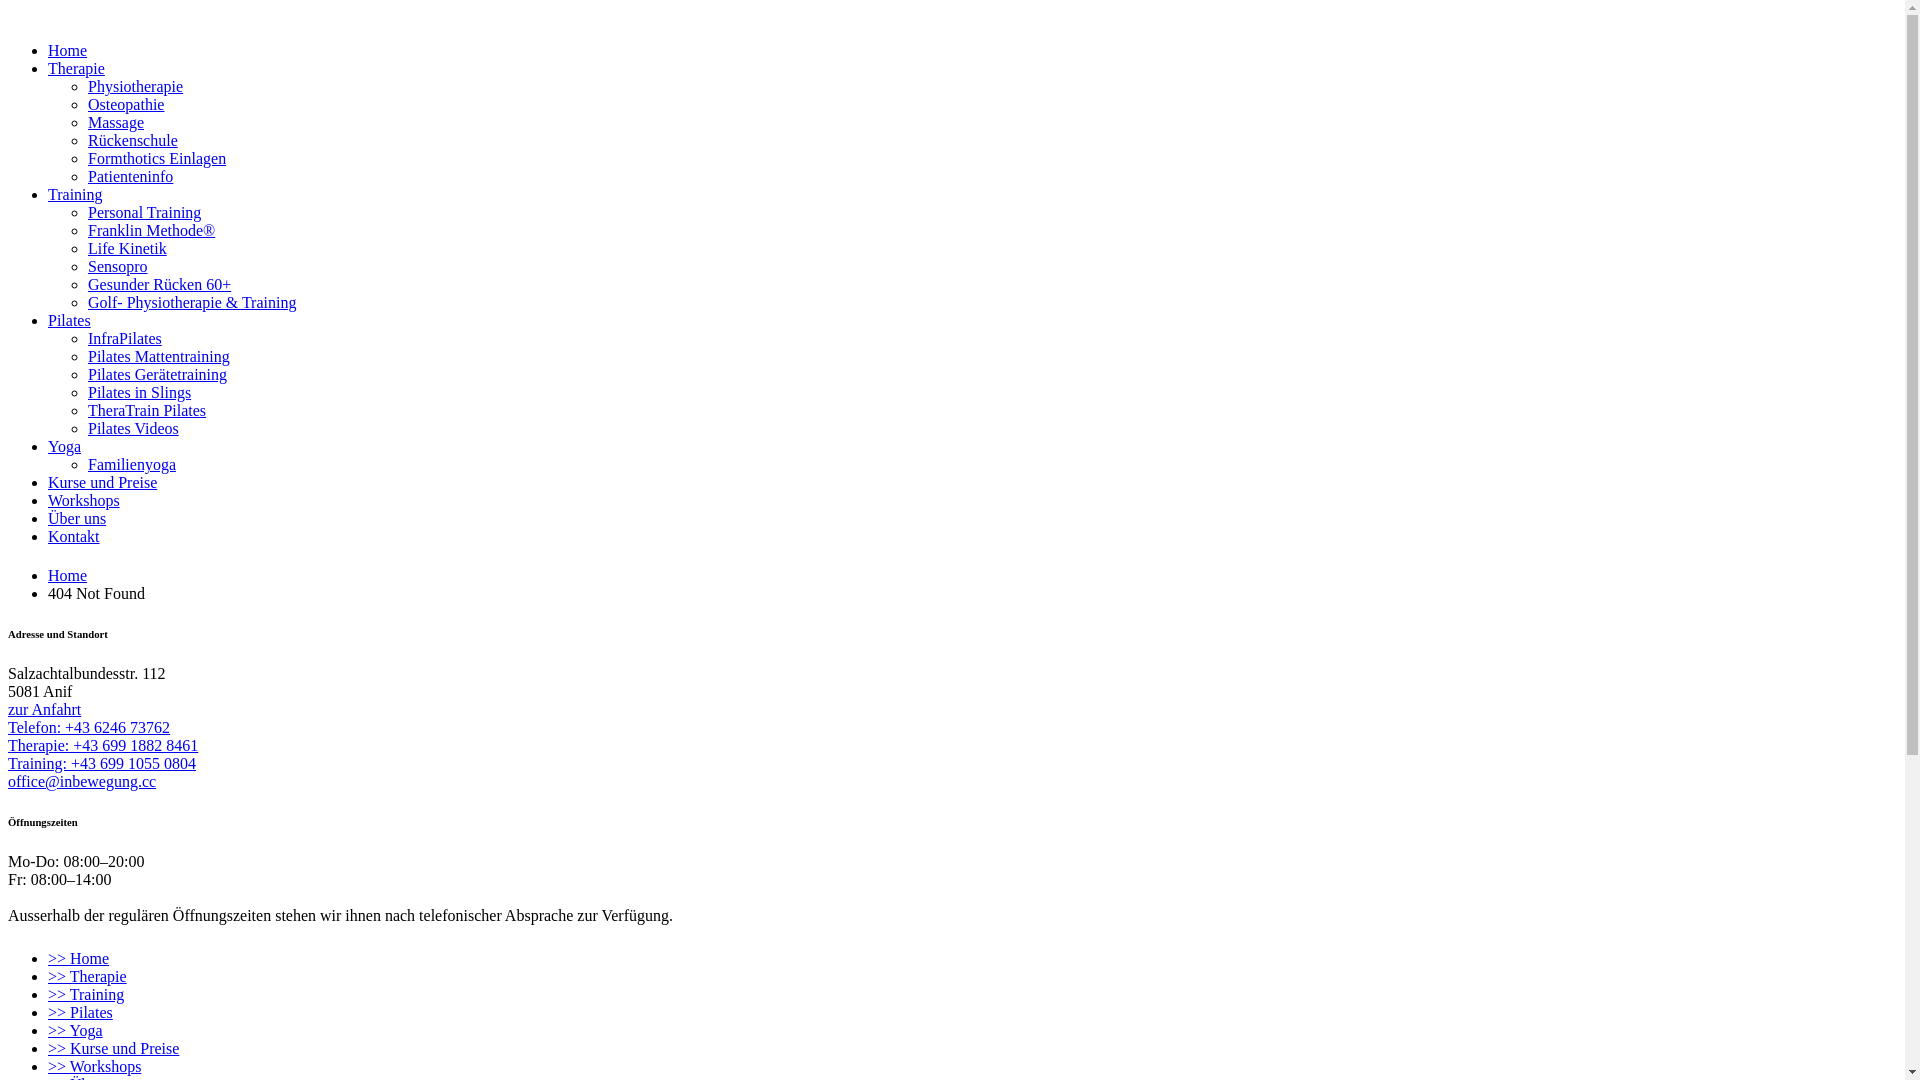 This screenshot has width=1920, height=1080. I want to click on 'Pilates', so click(48, 319).